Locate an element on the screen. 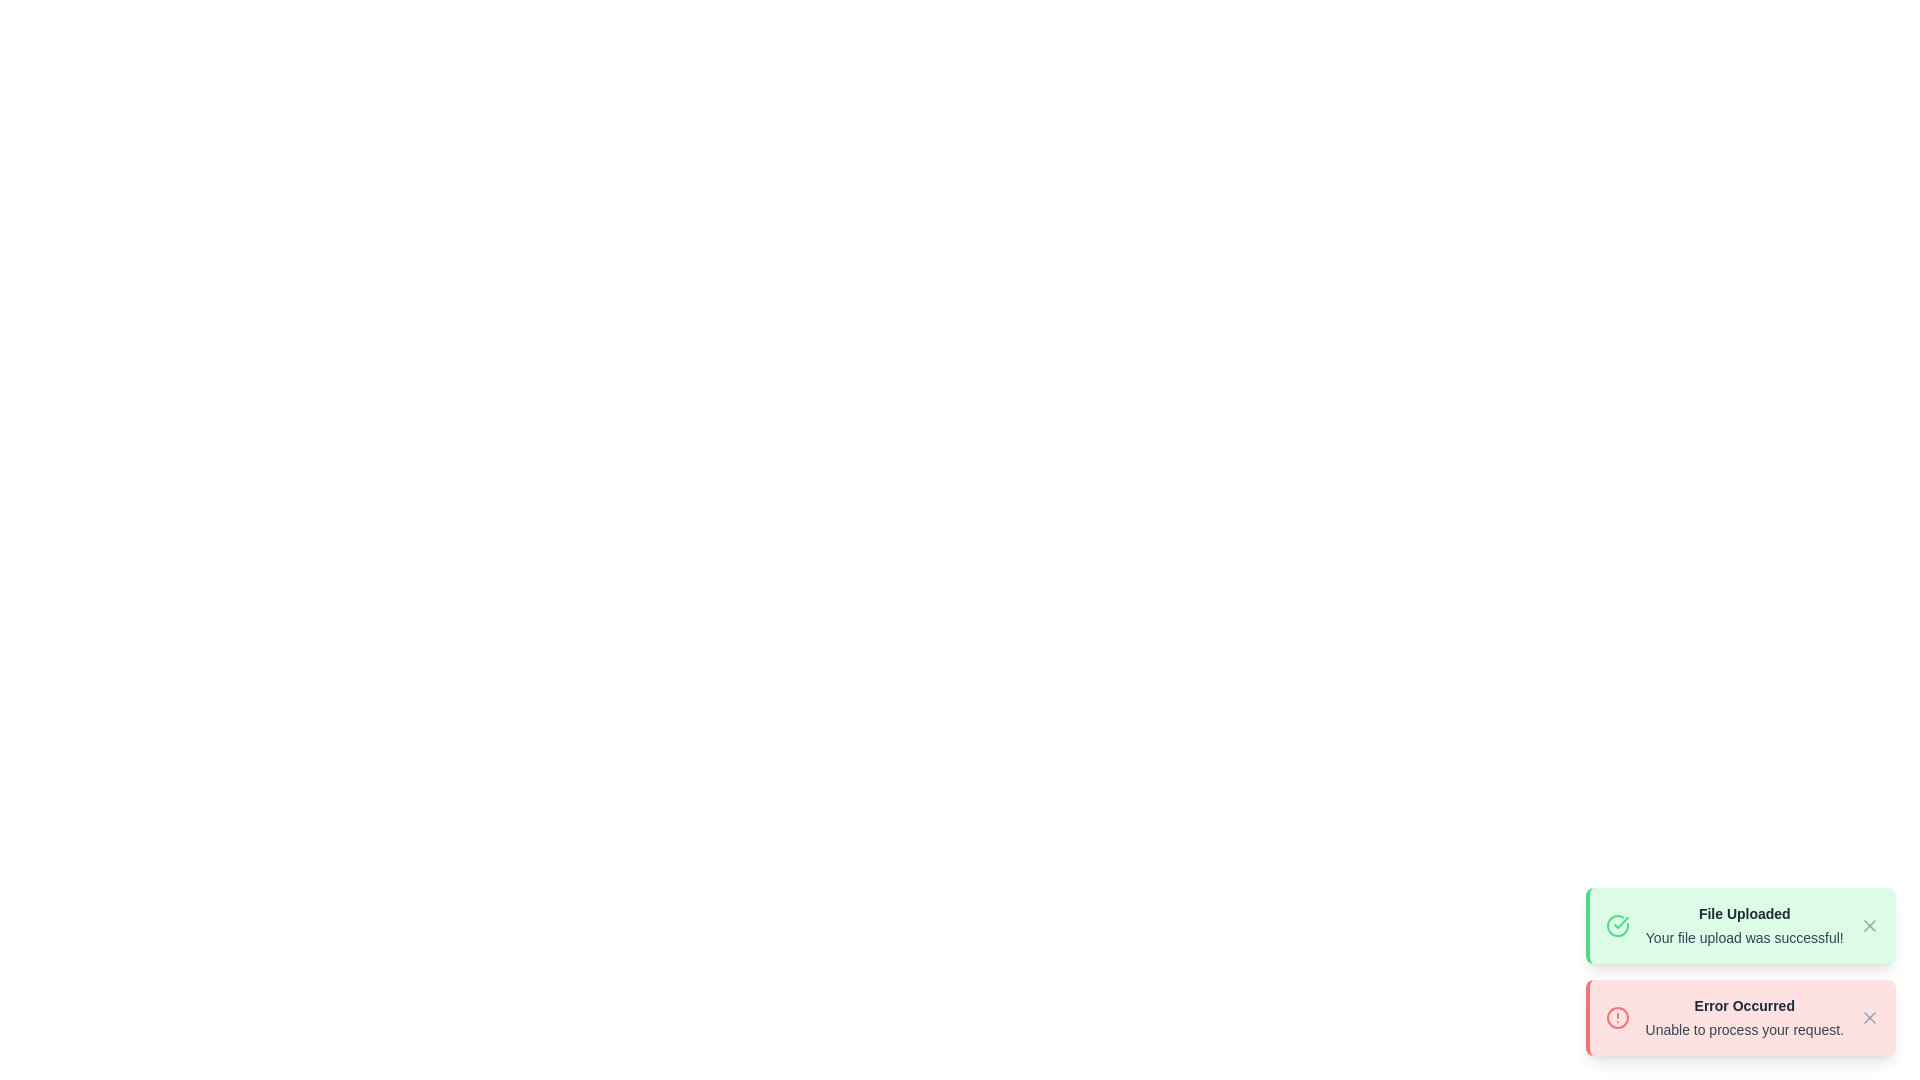 This screenshot has height=1080, width=1920. the notification text block that displays 'File Uploaded' and 'Your file upload was successful!' within a light green background is located at coordinates (1743, 925).